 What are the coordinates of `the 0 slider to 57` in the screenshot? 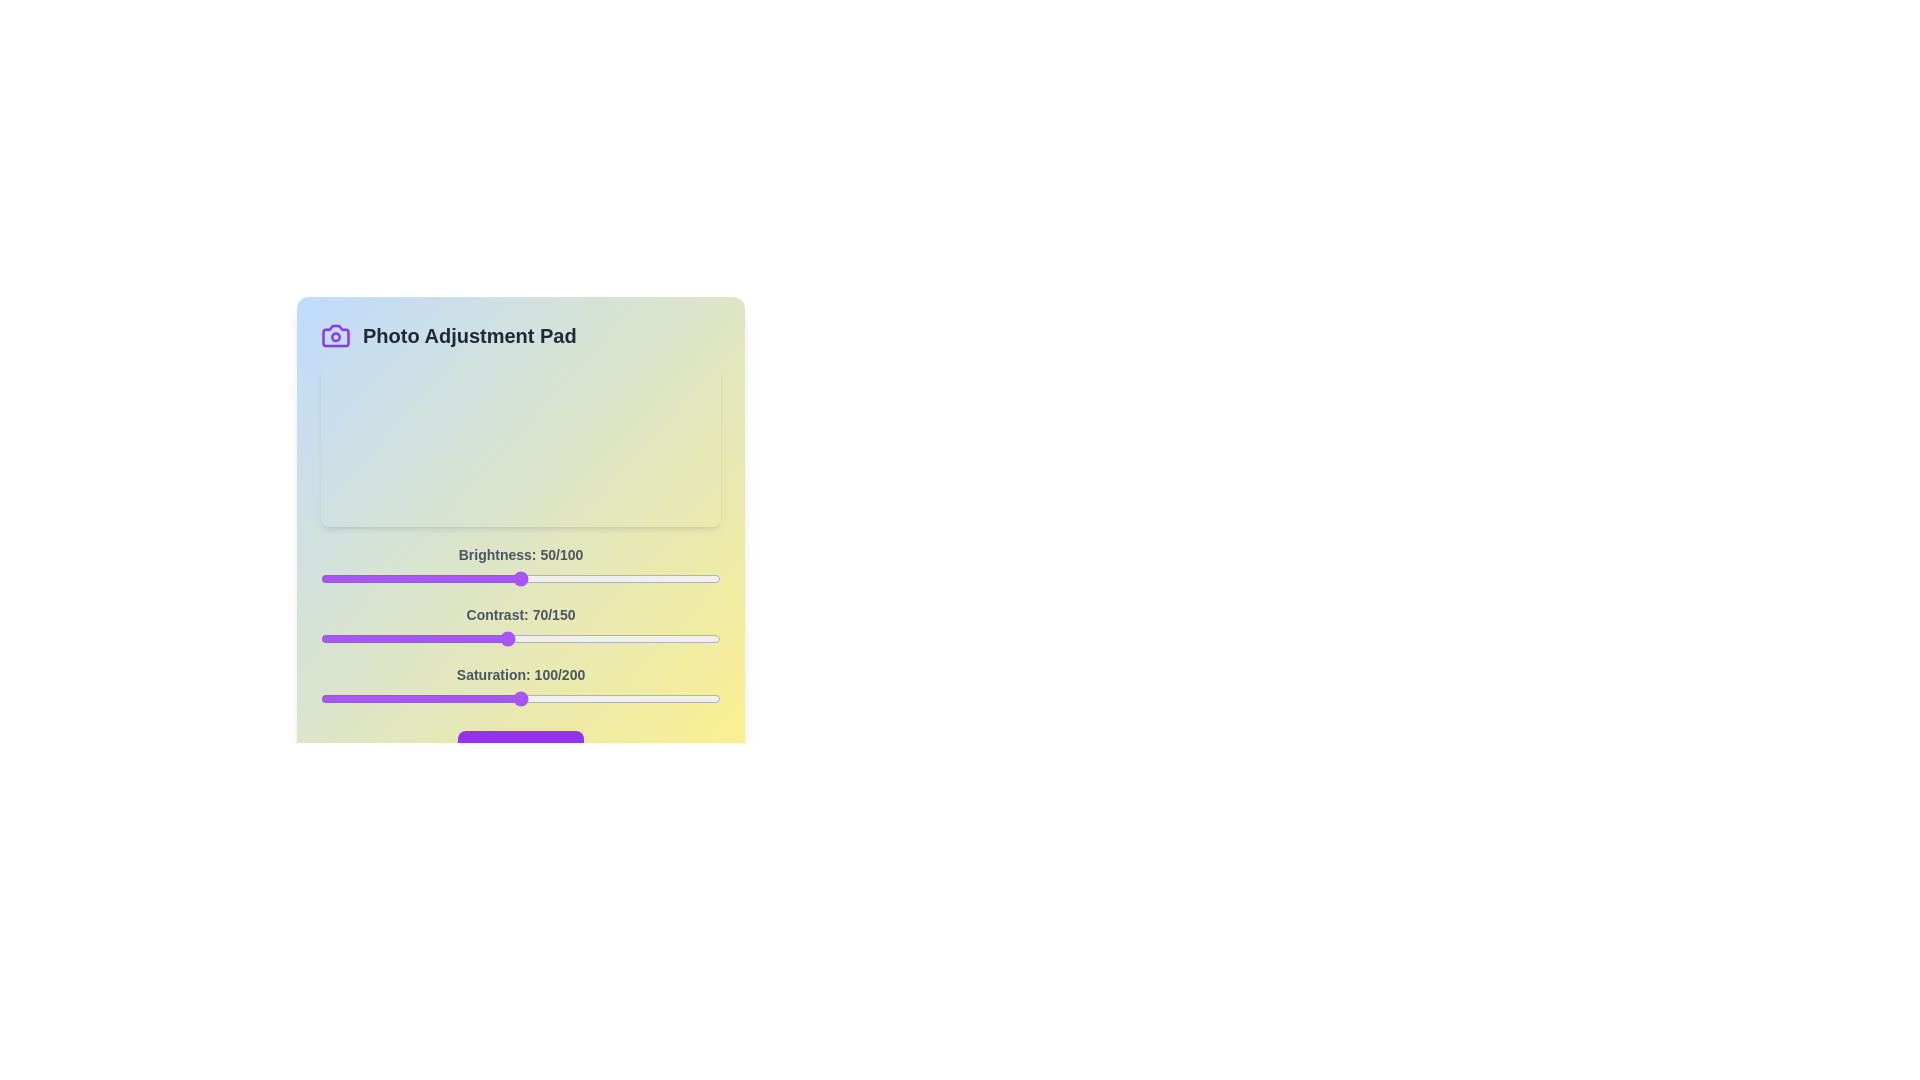 It's located at (548, 578).